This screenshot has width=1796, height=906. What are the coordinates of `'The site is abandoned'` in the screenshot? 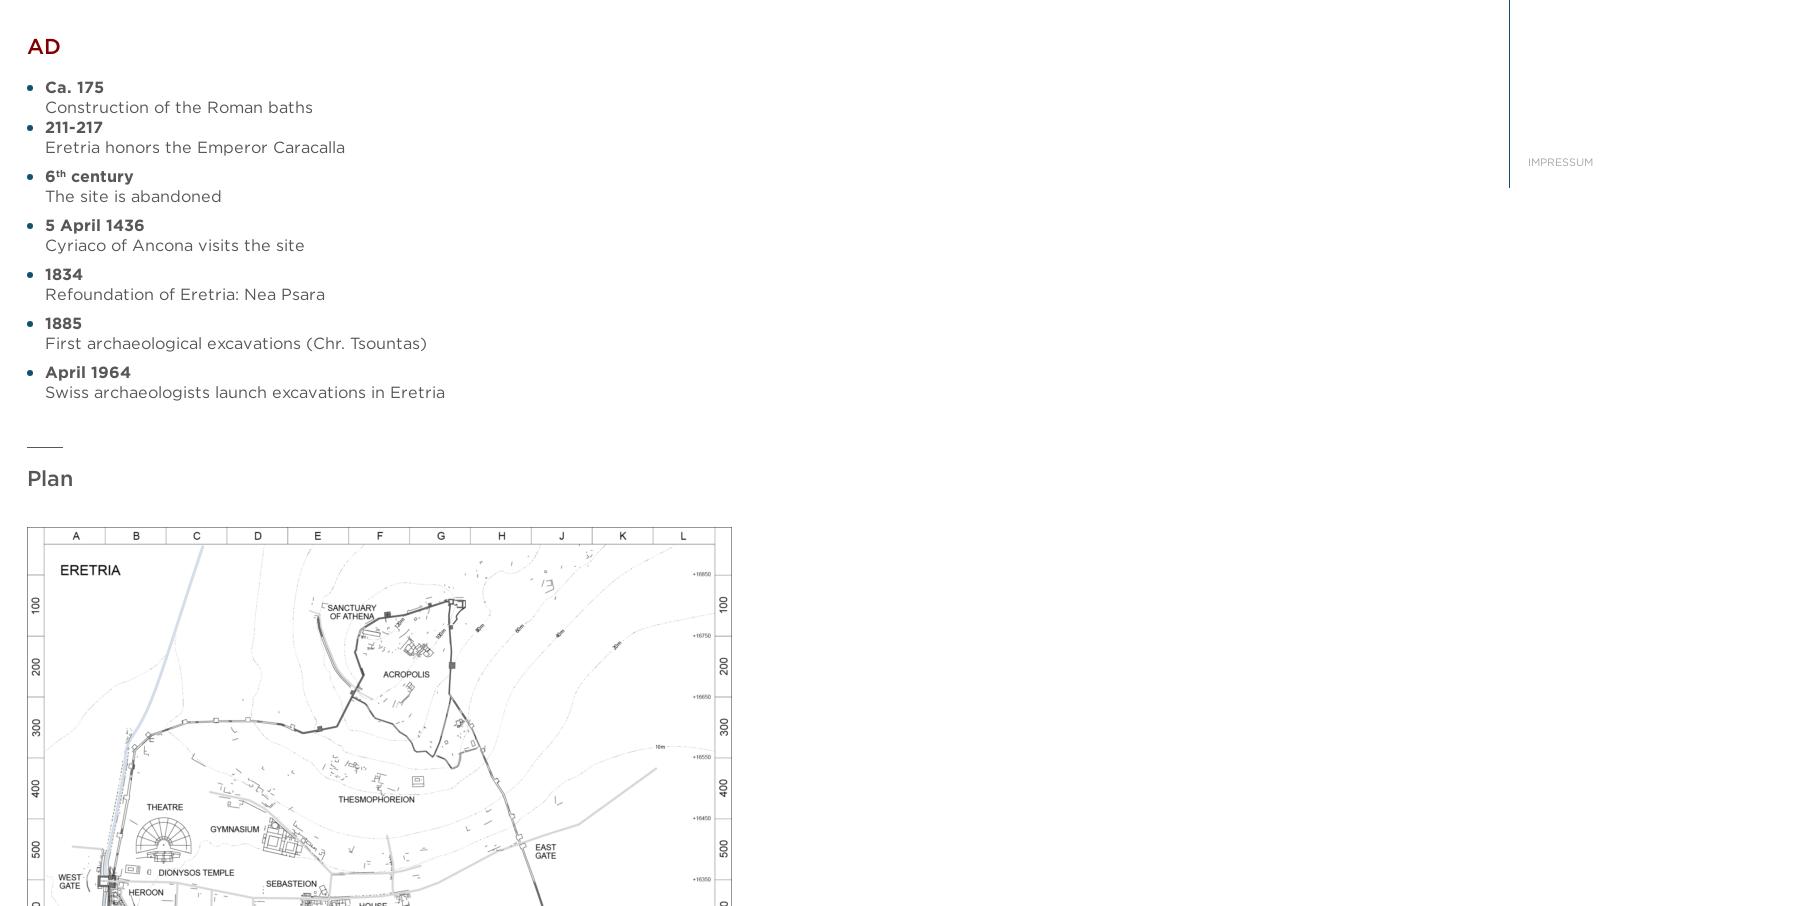 It's located at (132, 194).